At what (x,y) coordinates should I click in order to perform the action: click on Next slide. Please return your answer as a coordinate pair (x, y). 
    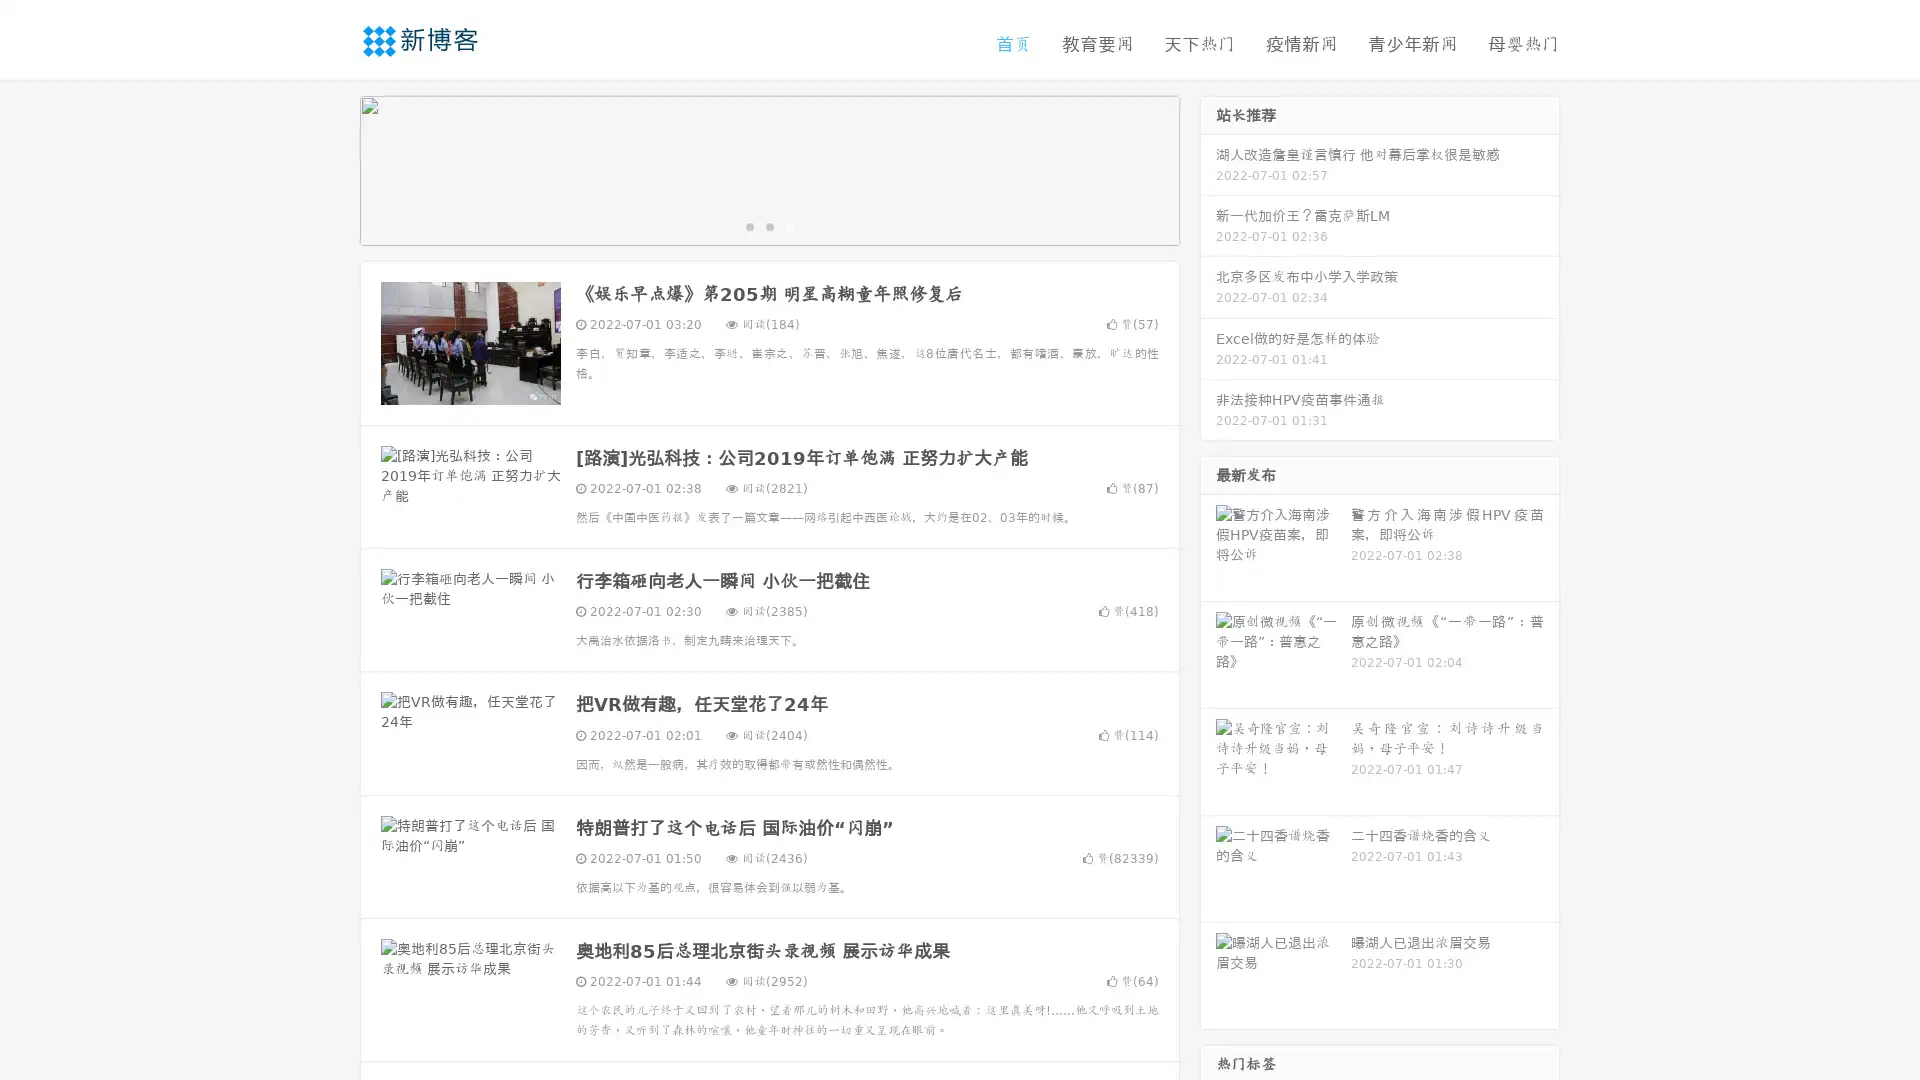
    Looking at the image, I should click on (1208, 168).